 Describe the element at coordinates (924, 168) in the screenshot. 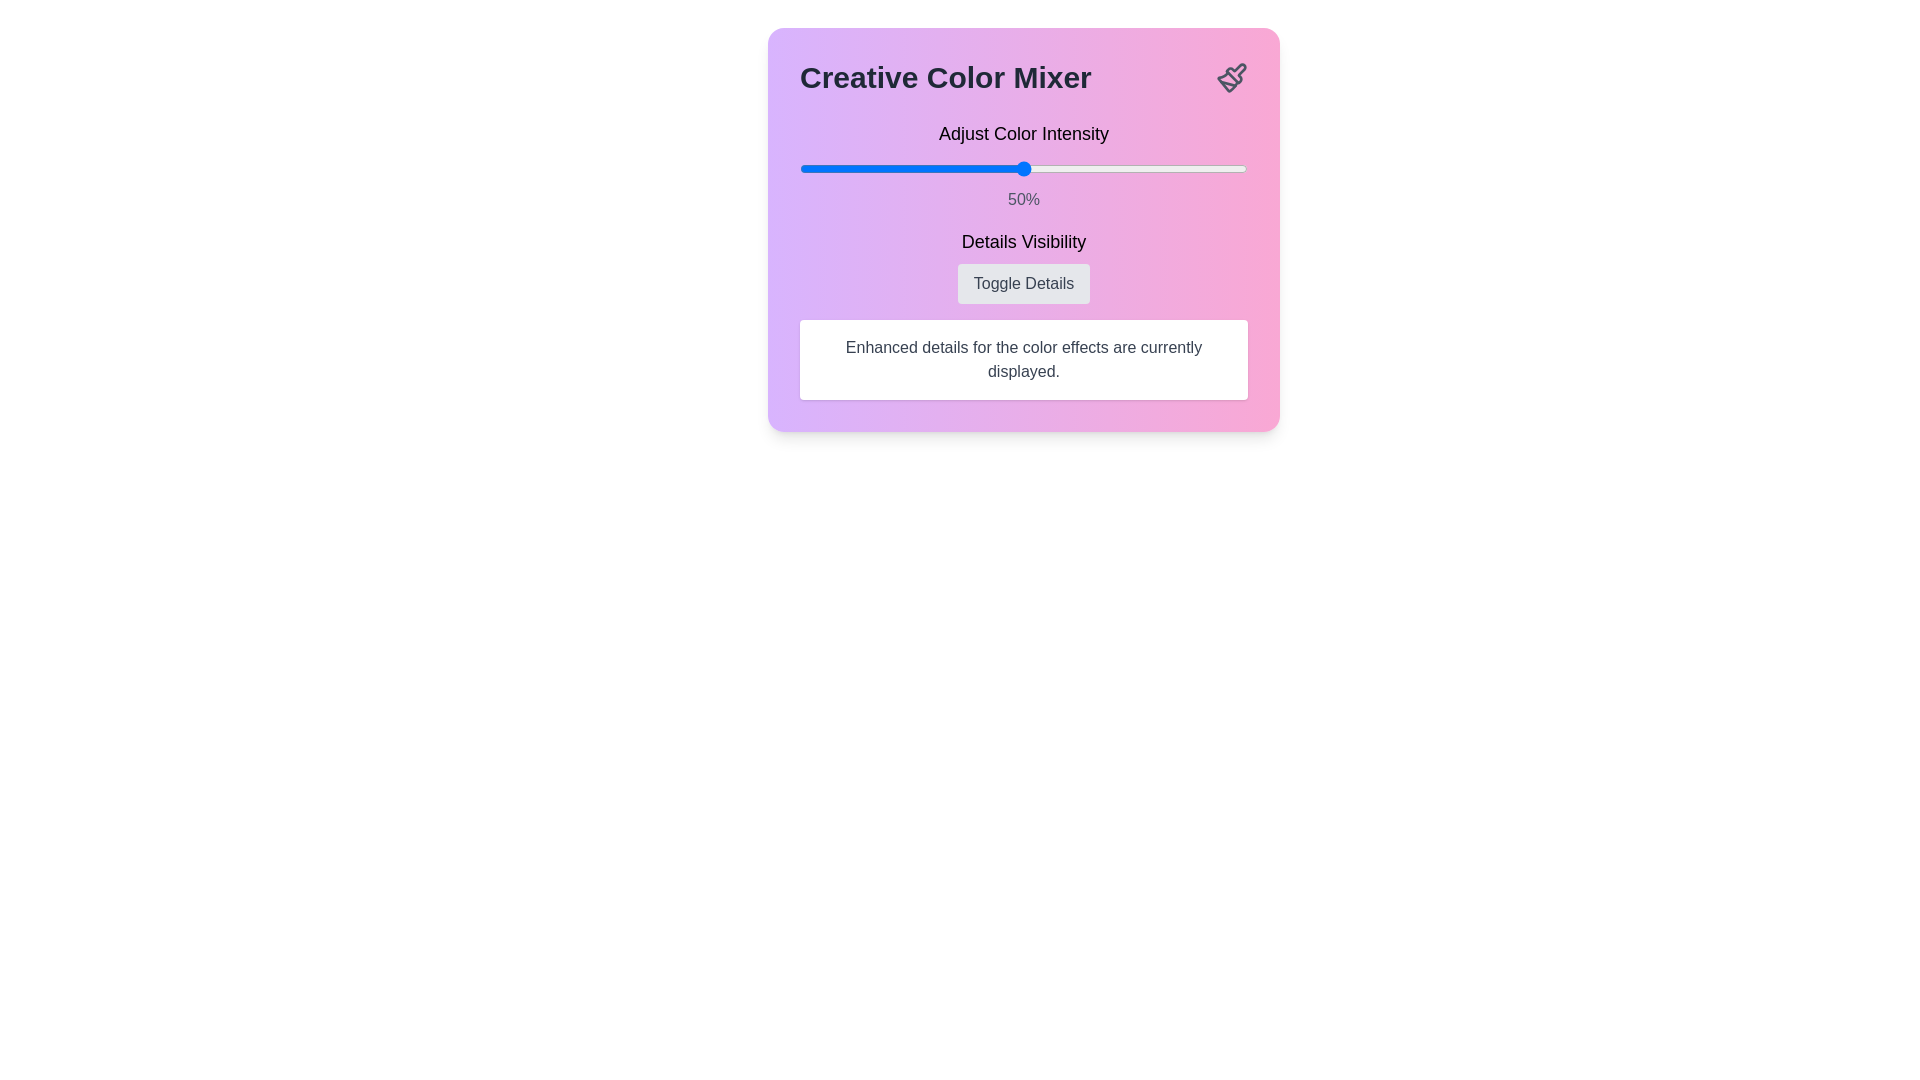

I see `the color intensity` at that location.